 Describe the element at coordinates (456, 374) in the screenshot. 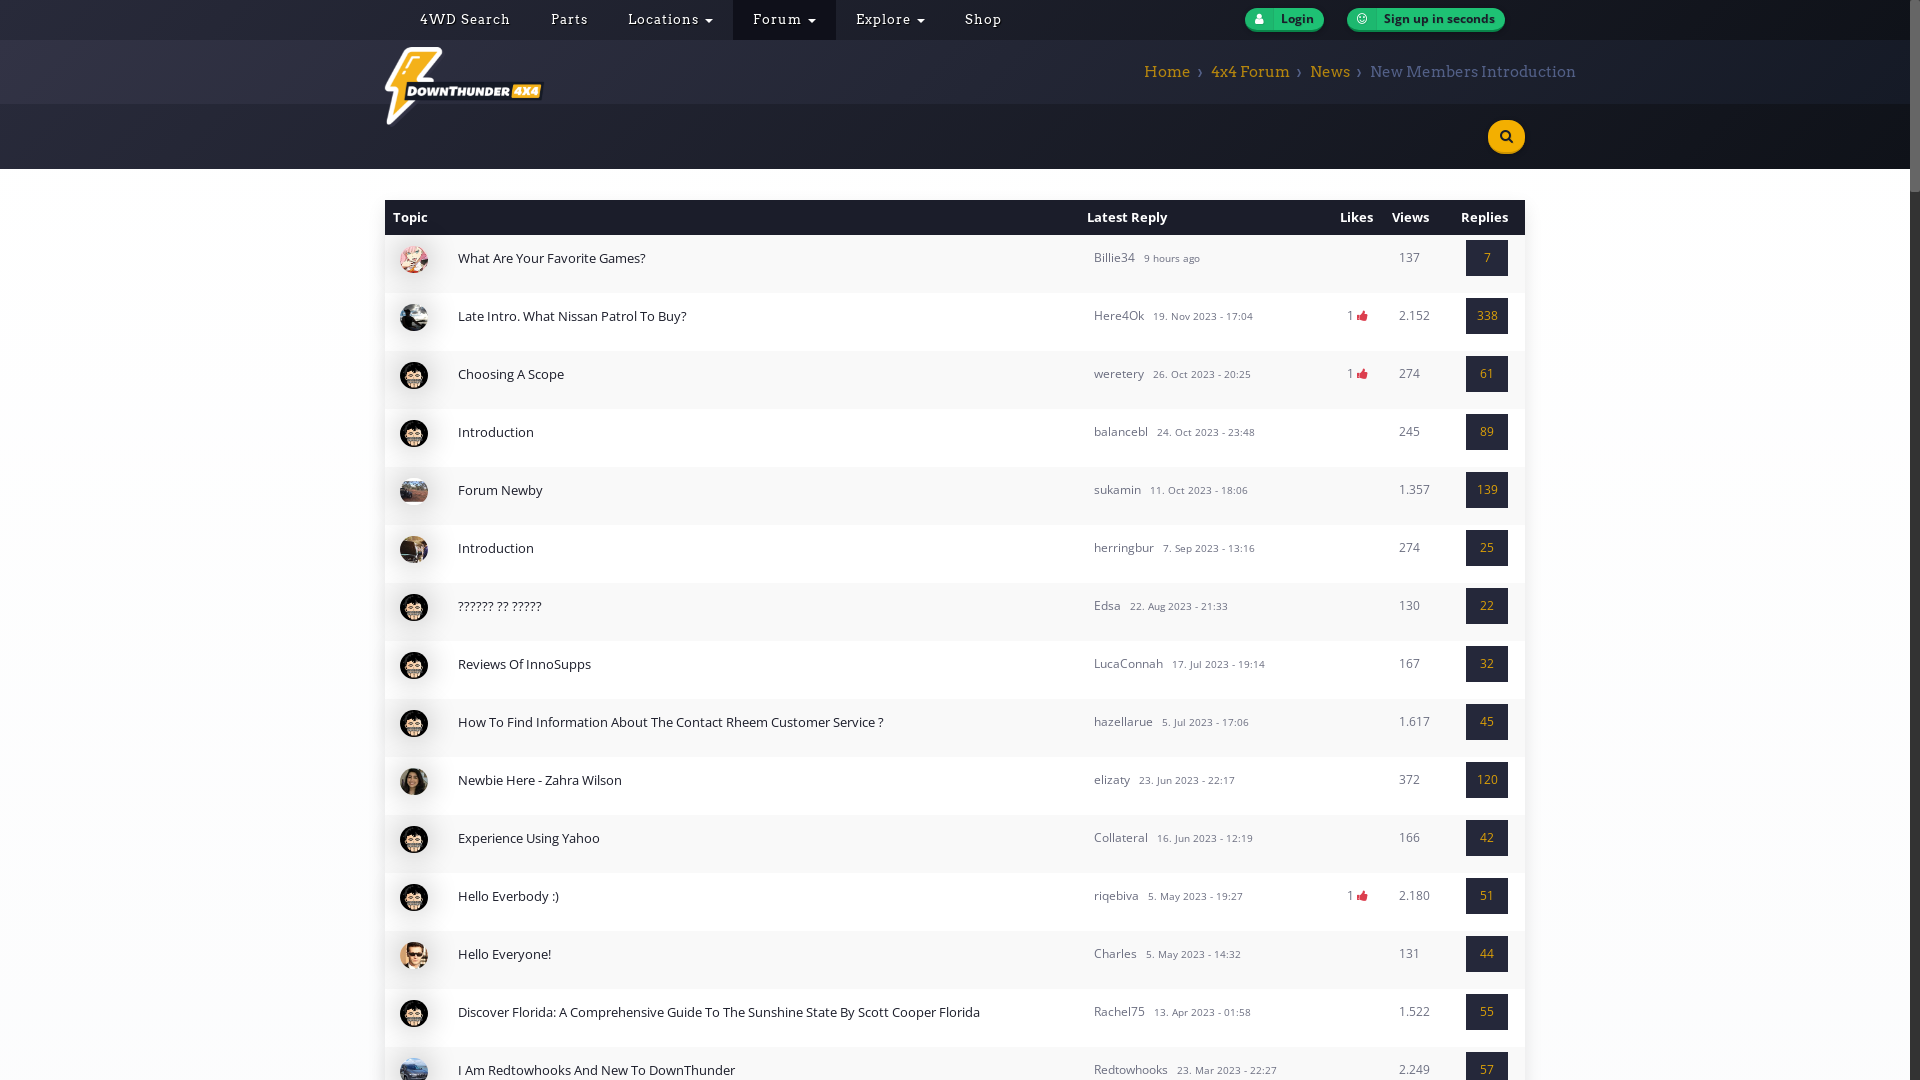

I see `'Choosing A Scope'` at that location.